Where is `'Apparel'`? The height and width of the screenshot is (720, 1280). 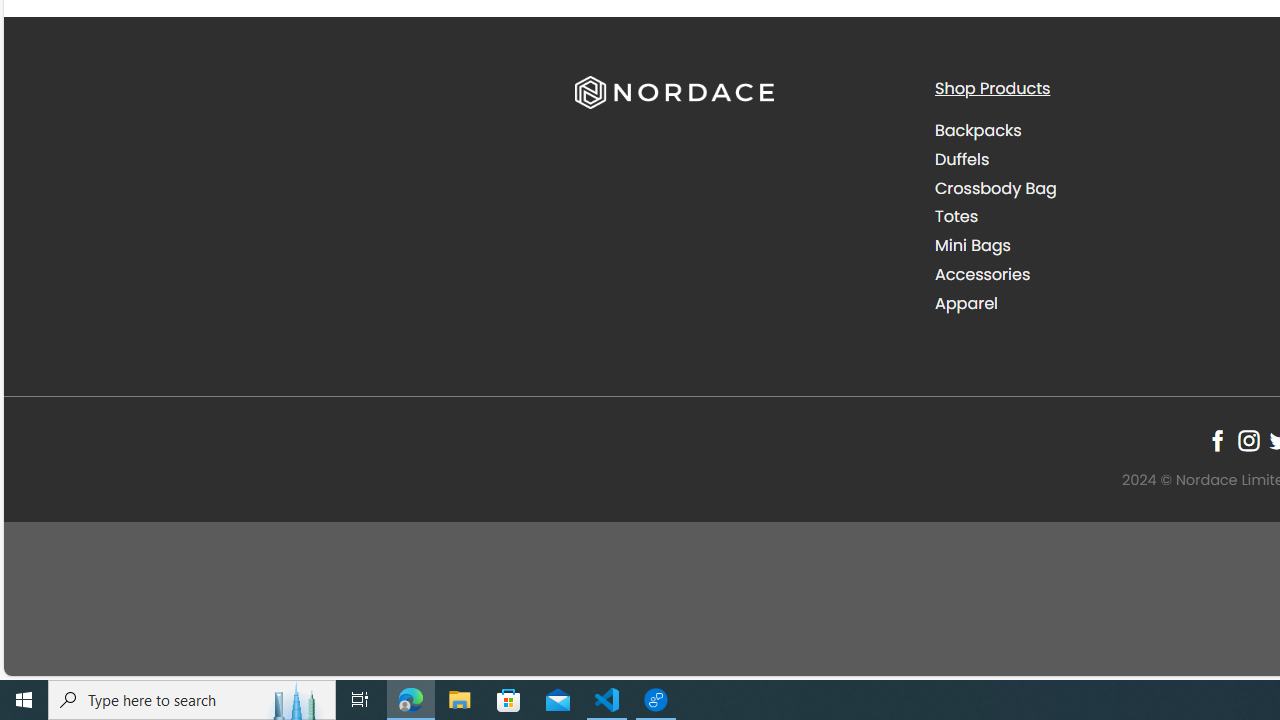
'Apparel' is located at coordinates (1098, 303).